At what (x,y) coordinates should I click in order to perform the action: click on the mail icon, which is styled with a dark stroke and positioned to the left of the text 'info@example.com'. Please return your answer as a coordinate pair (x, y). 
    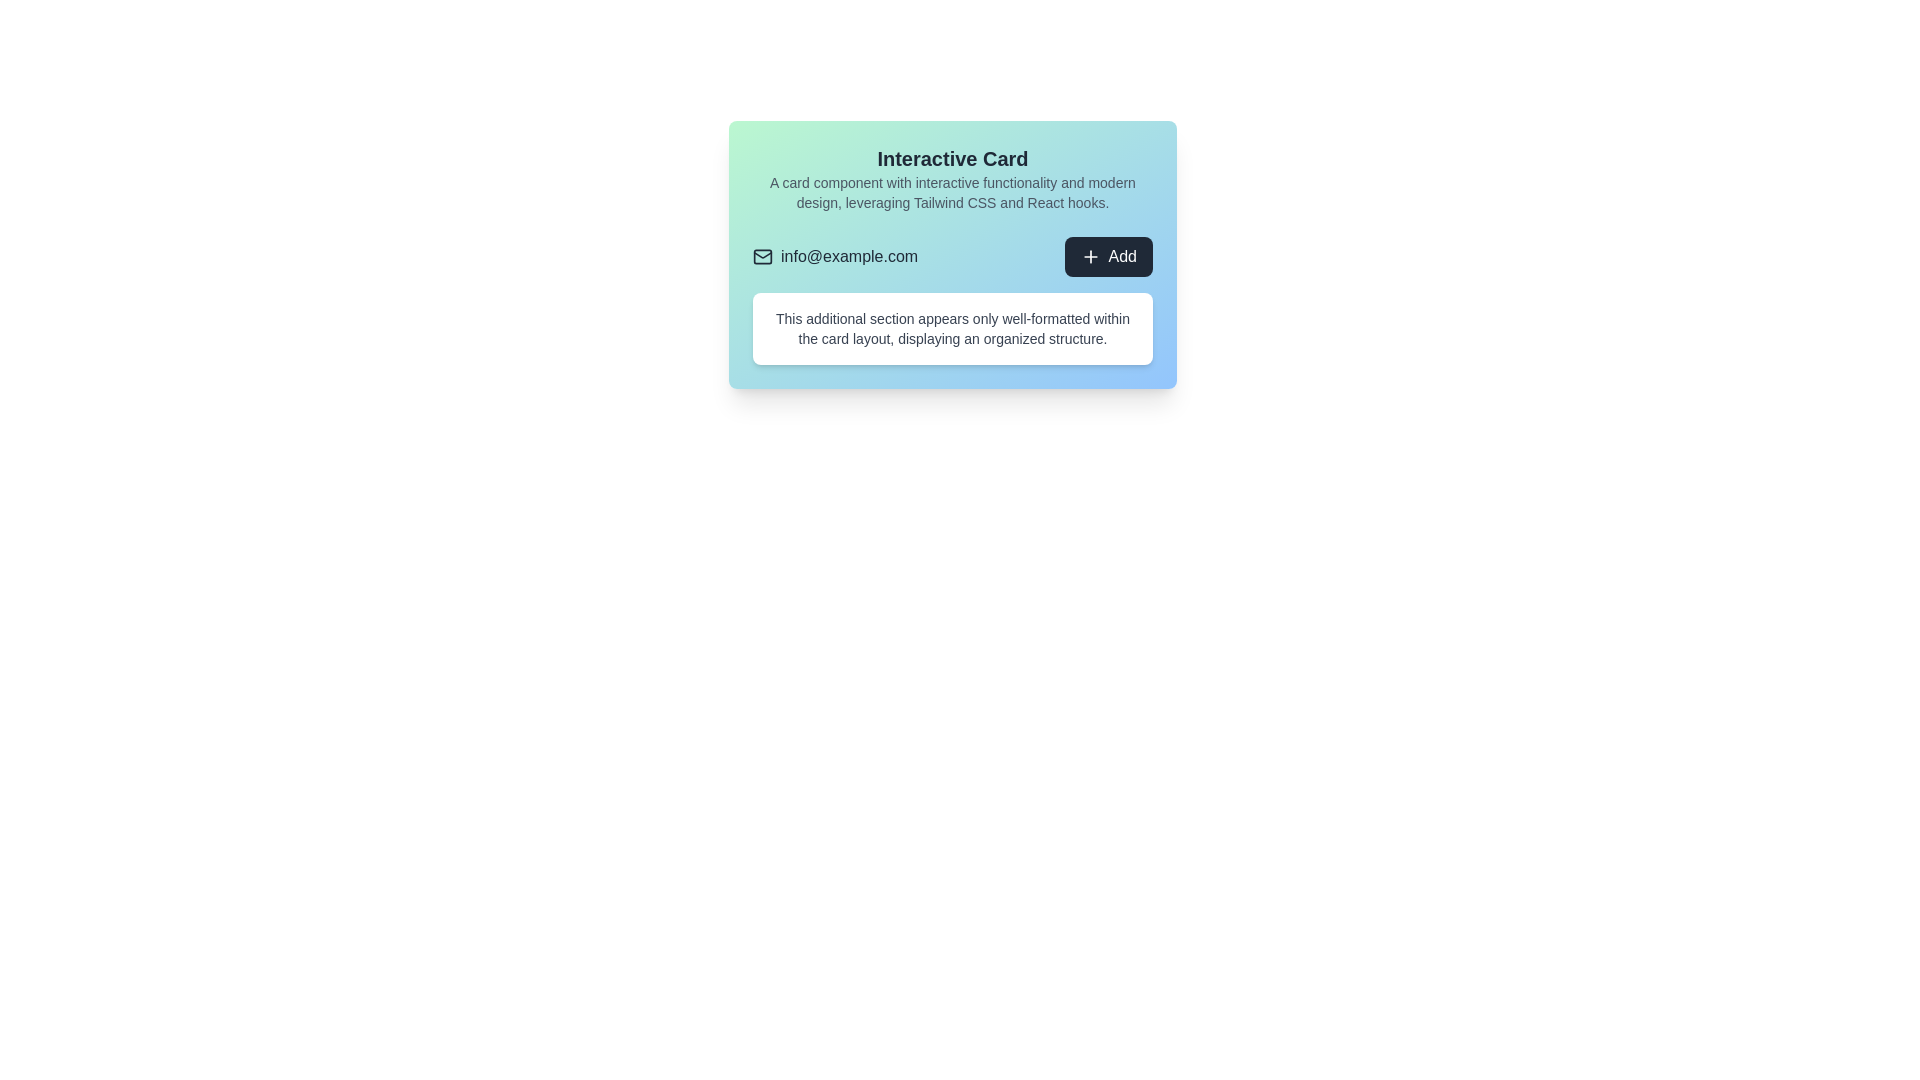
    Looking at the image, I should click on (762, 256).